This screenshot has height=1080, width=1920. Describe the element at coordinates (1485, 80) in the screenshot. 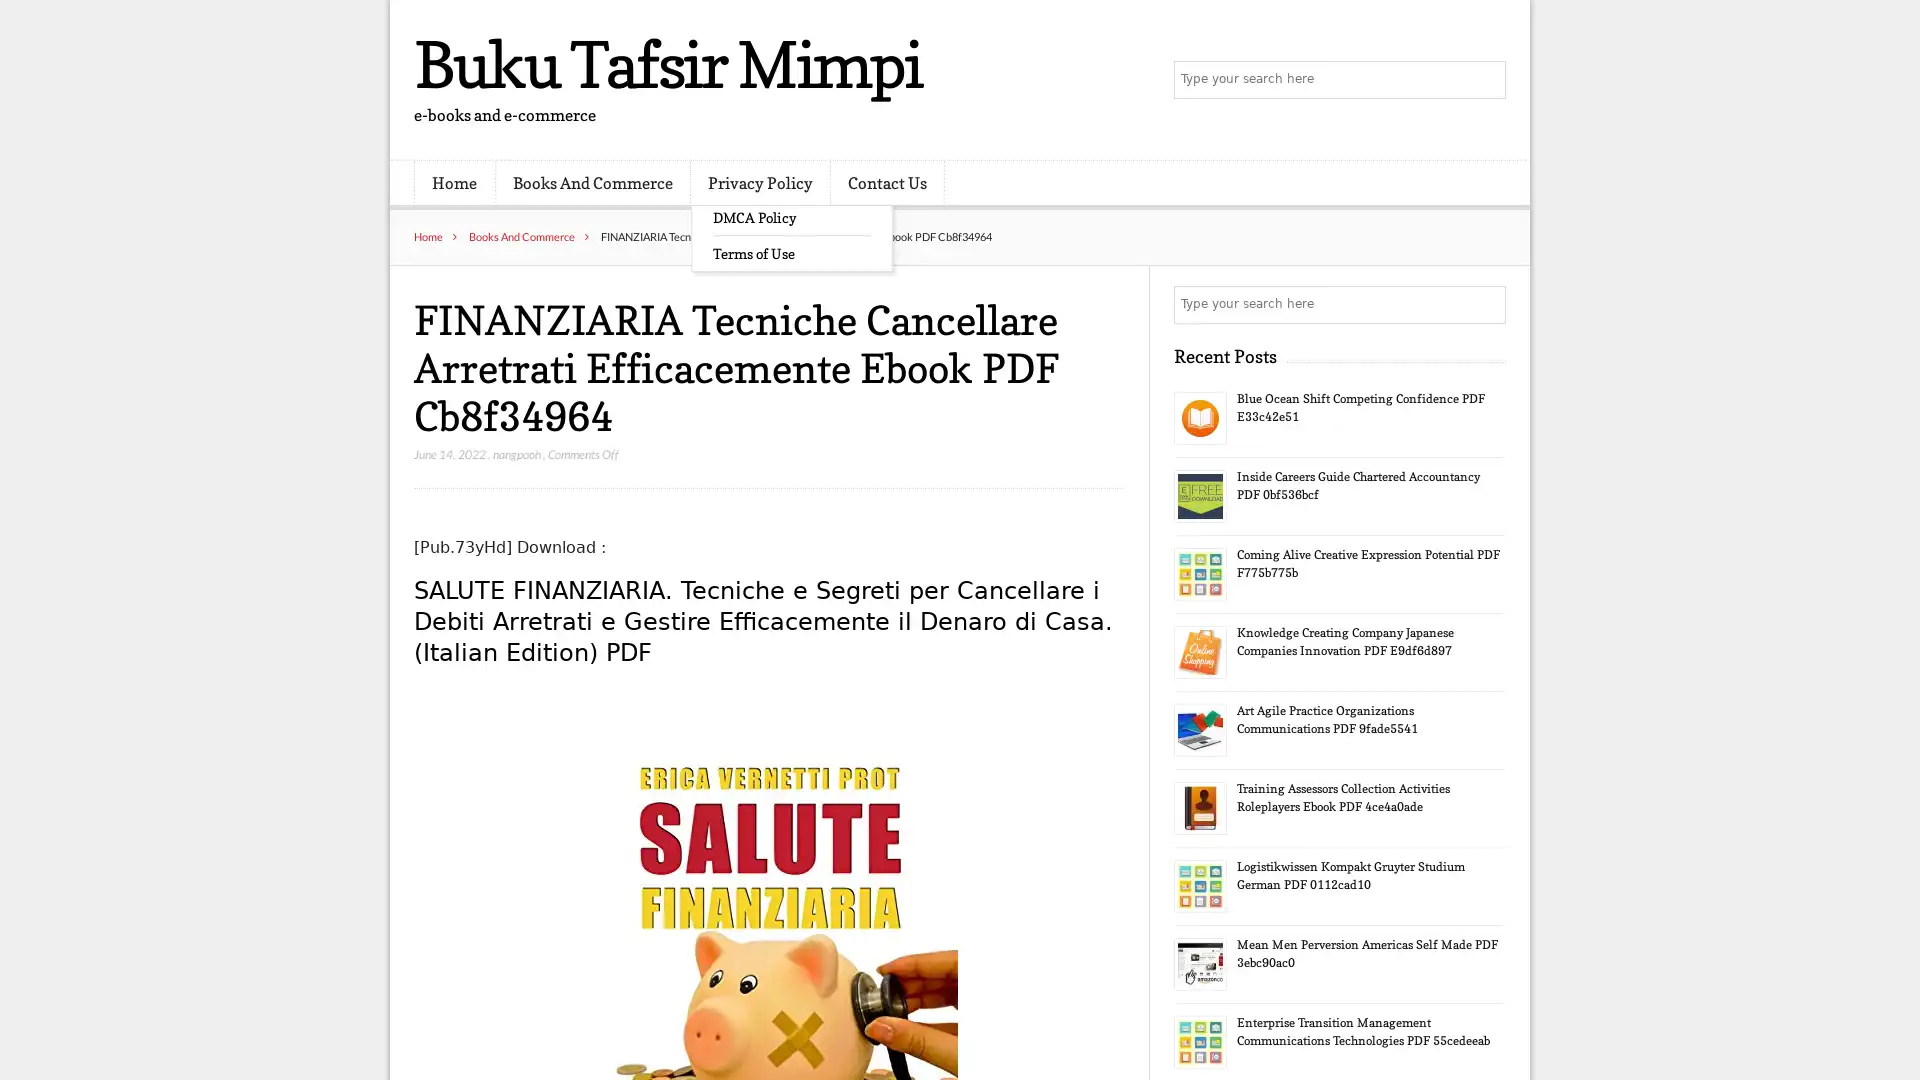

I see `Search` at that location.